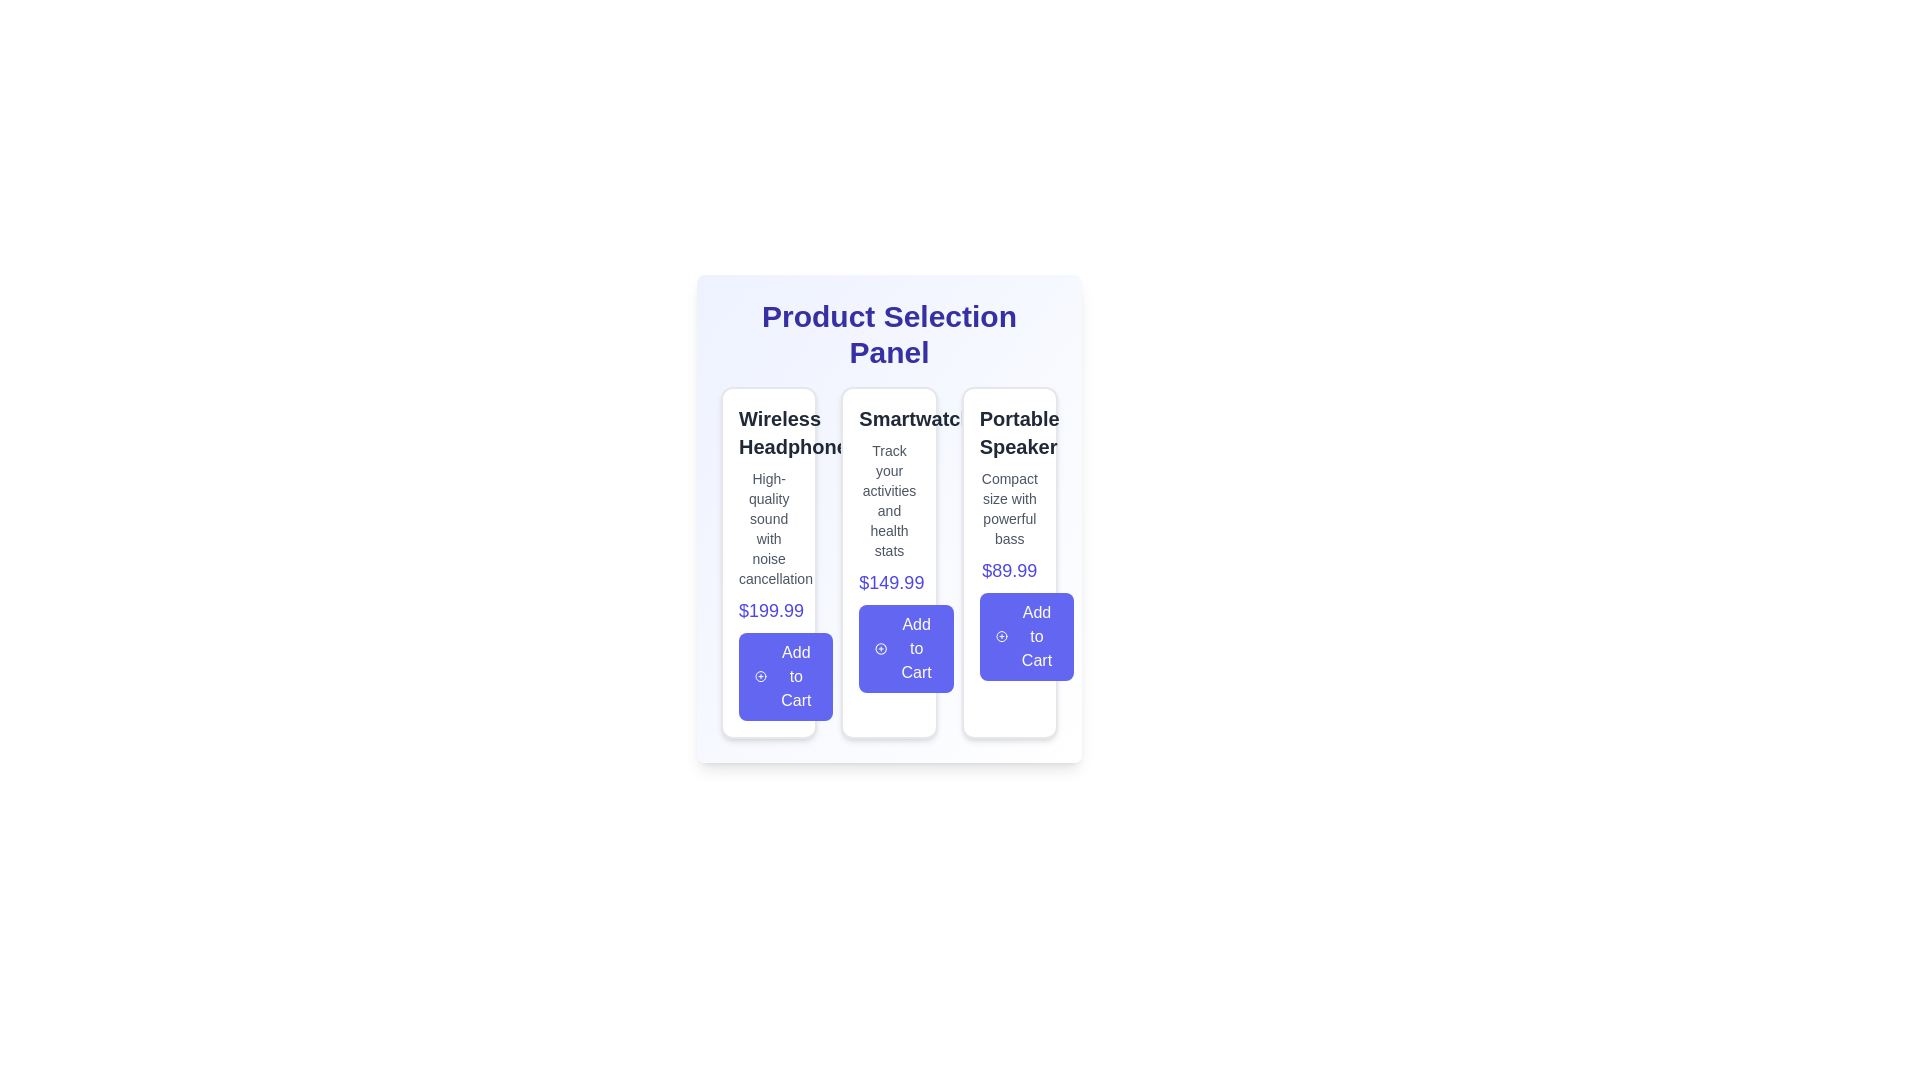  Describe the element at coordinates (888, 418) in the screenshot. I see `the Text Label that indicates the product name, located at the top of the middle product card in a grid of three cards, positioned between 'Wireless Headphones' and 'Portable Speaker'` at that location.